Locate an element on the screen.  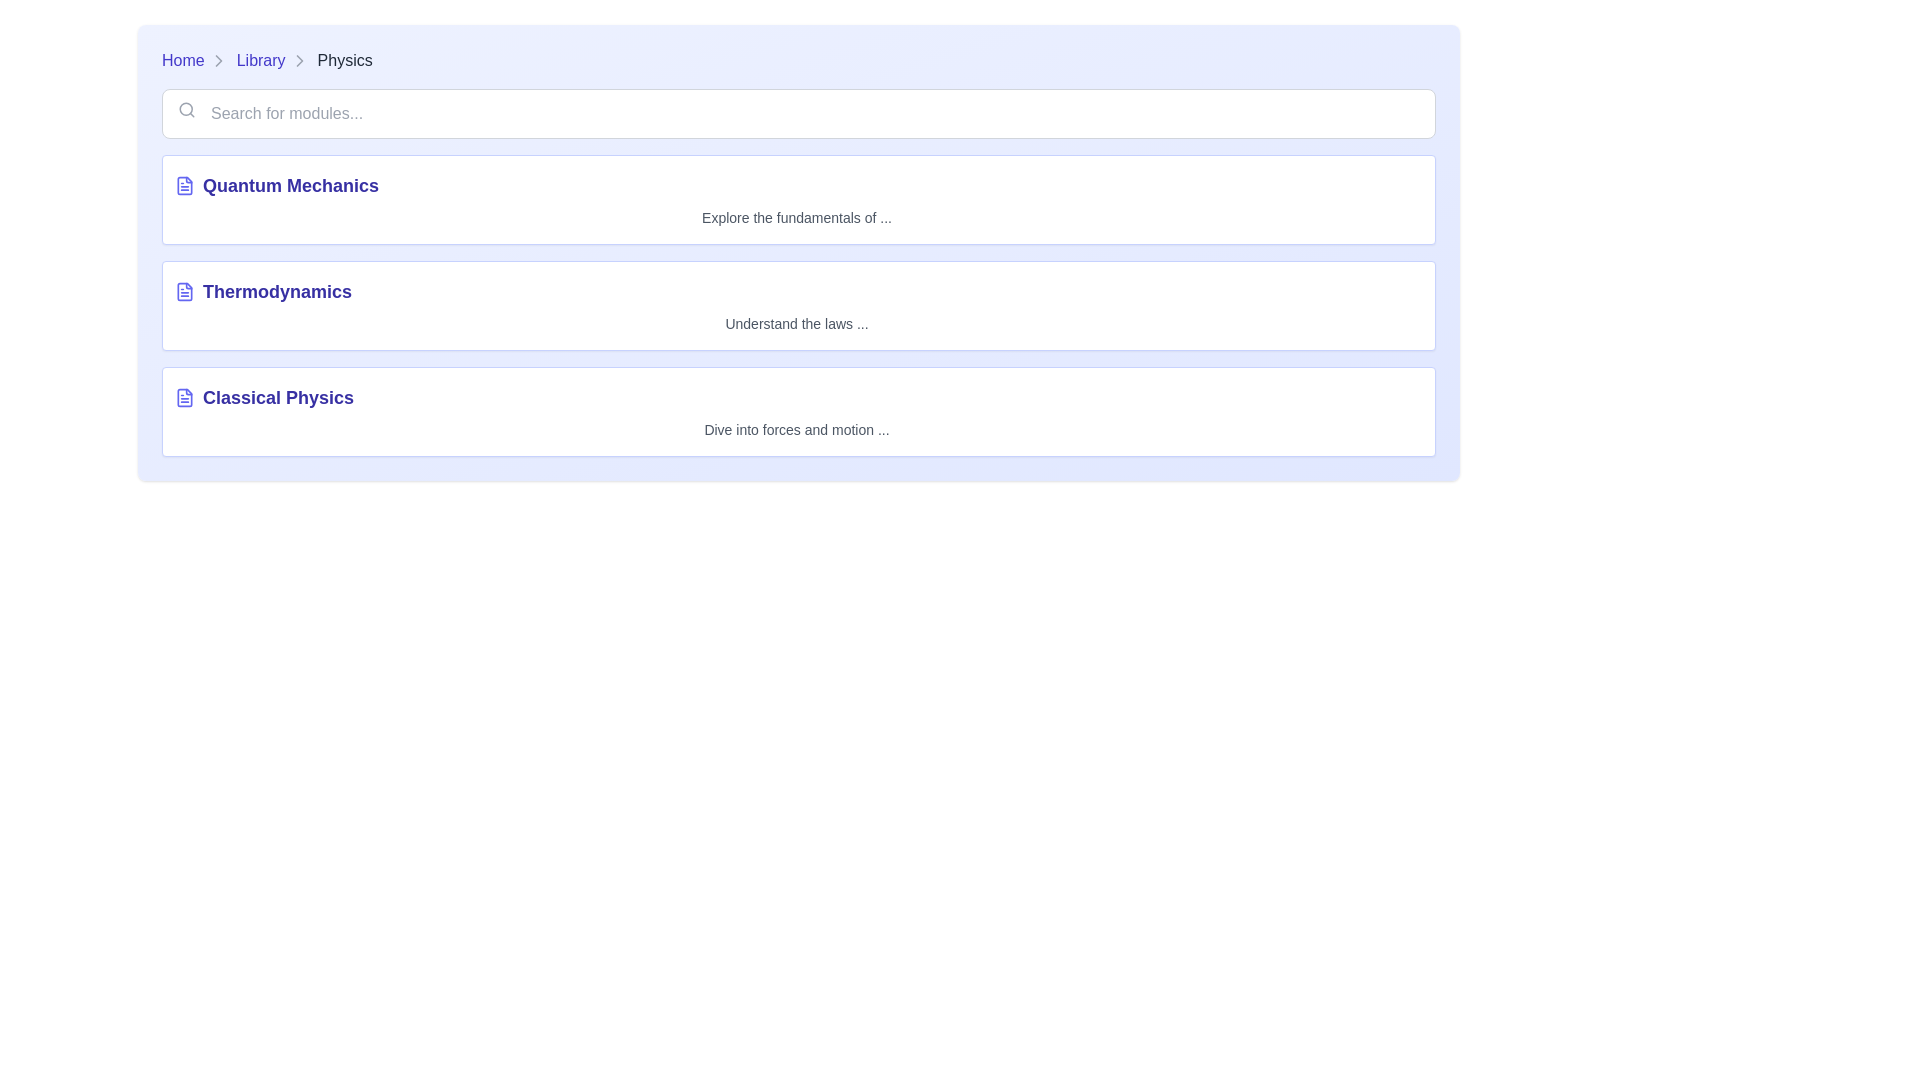
the file/document icon located at the top of the vertical list, which signifies the associated content for the title next to it is located at coordinates (185, 185).